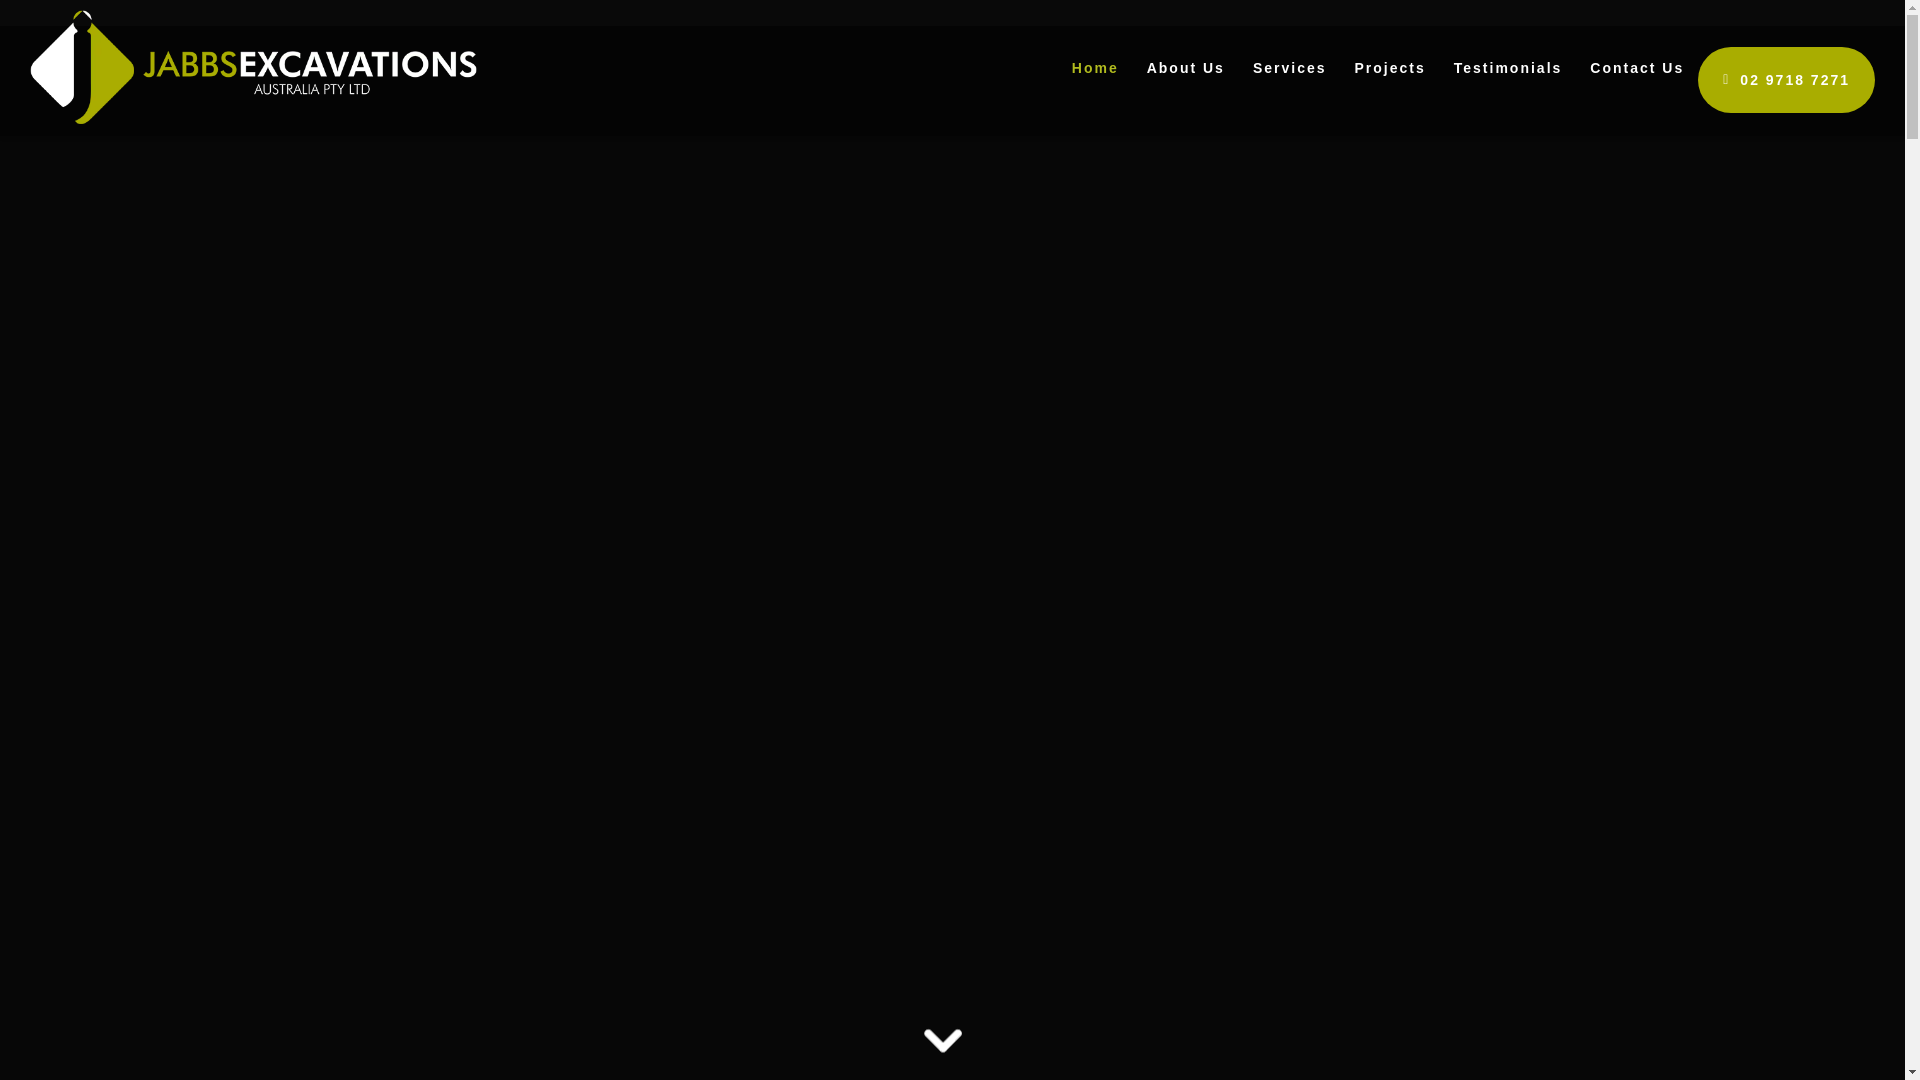 This screenshot has height=1080, width=1920. Describe the element at coordinates (1636, 67) in the screenshot. I see `'Contact Us'` at that location.